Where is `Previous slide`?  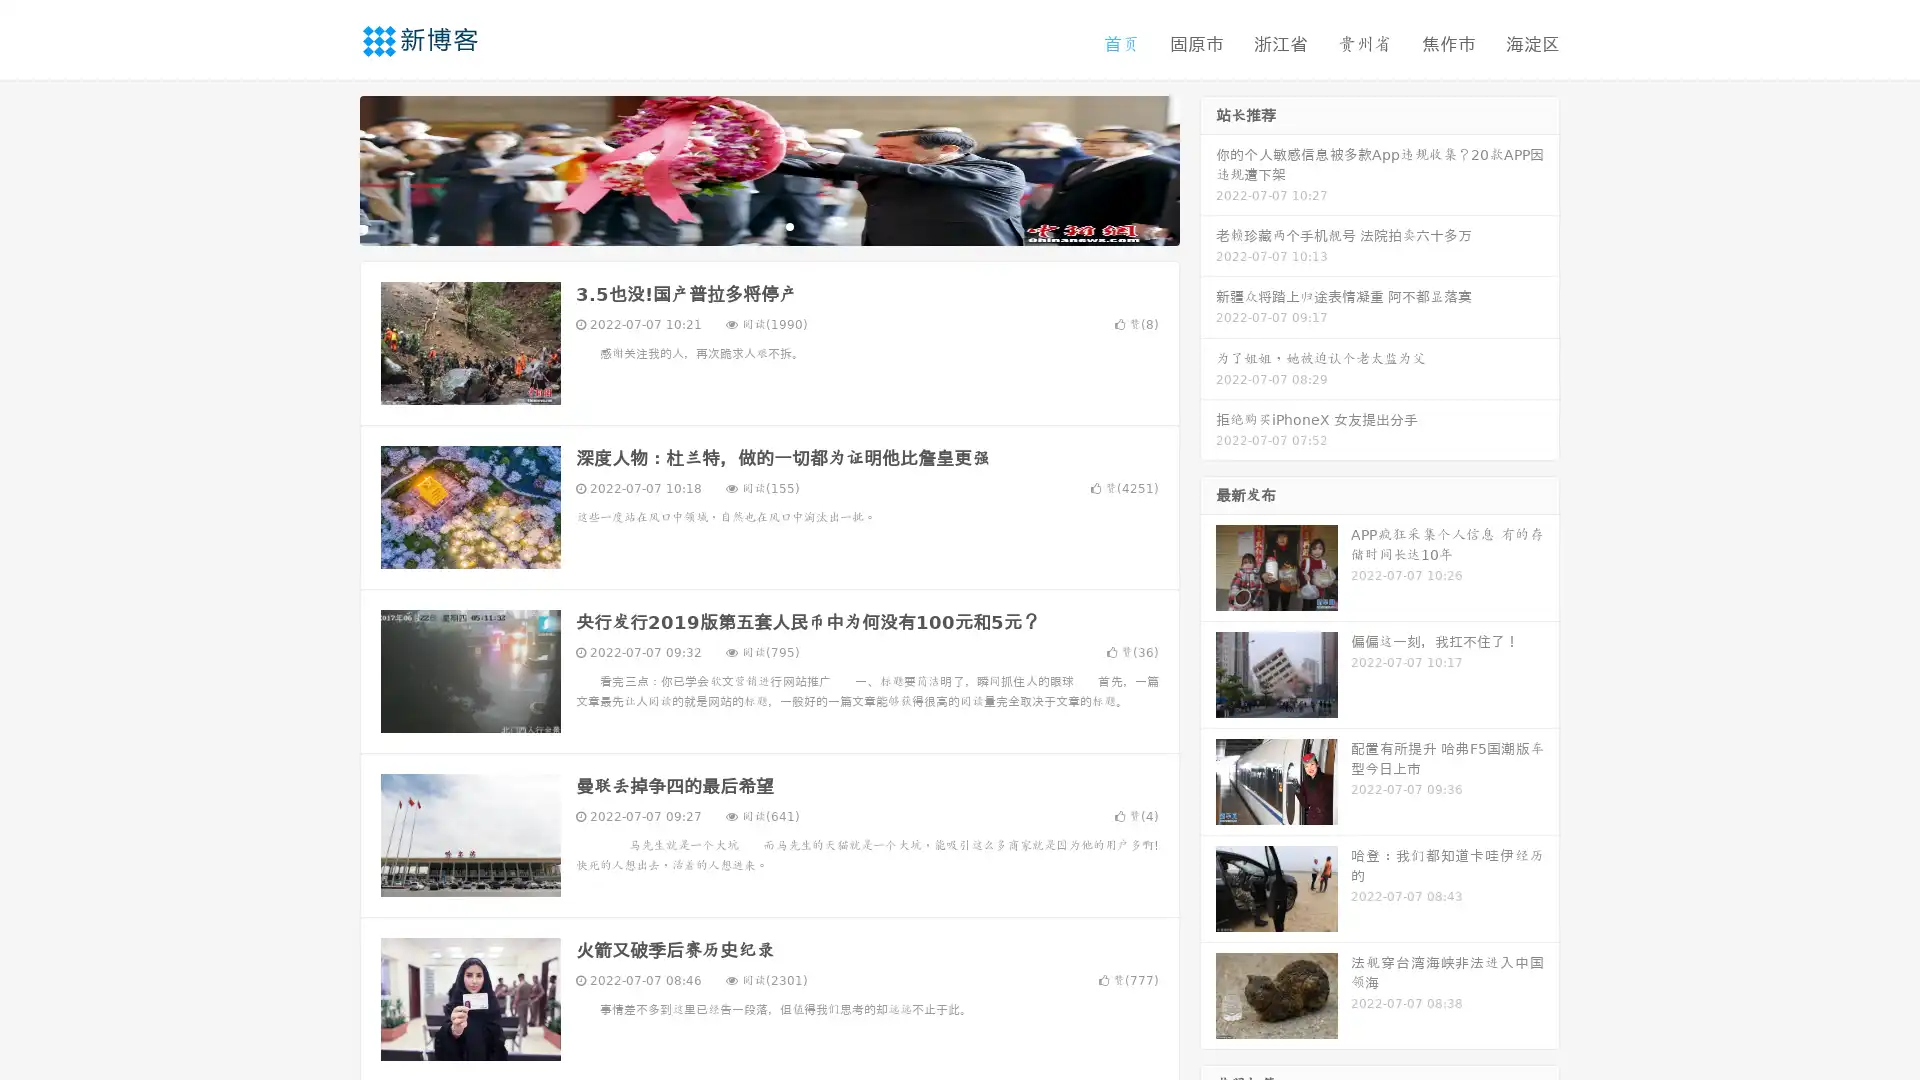
Previous slide is located at coordinates (330, 168).